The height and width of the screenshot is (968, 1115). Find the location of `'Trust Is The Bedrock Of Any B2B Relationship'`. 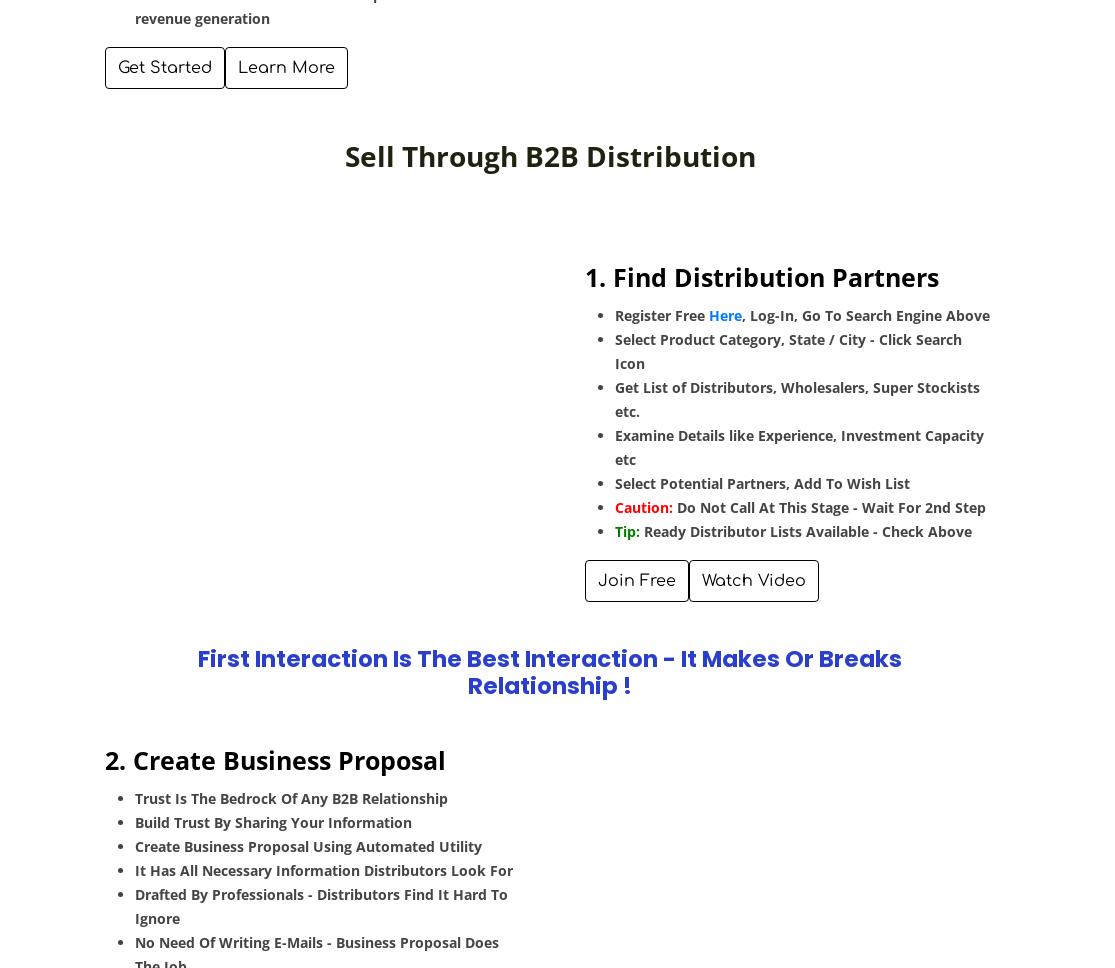

'Trust Is The Bedrock Of Any B2B Relationship' is located at coordinates (291, 796).